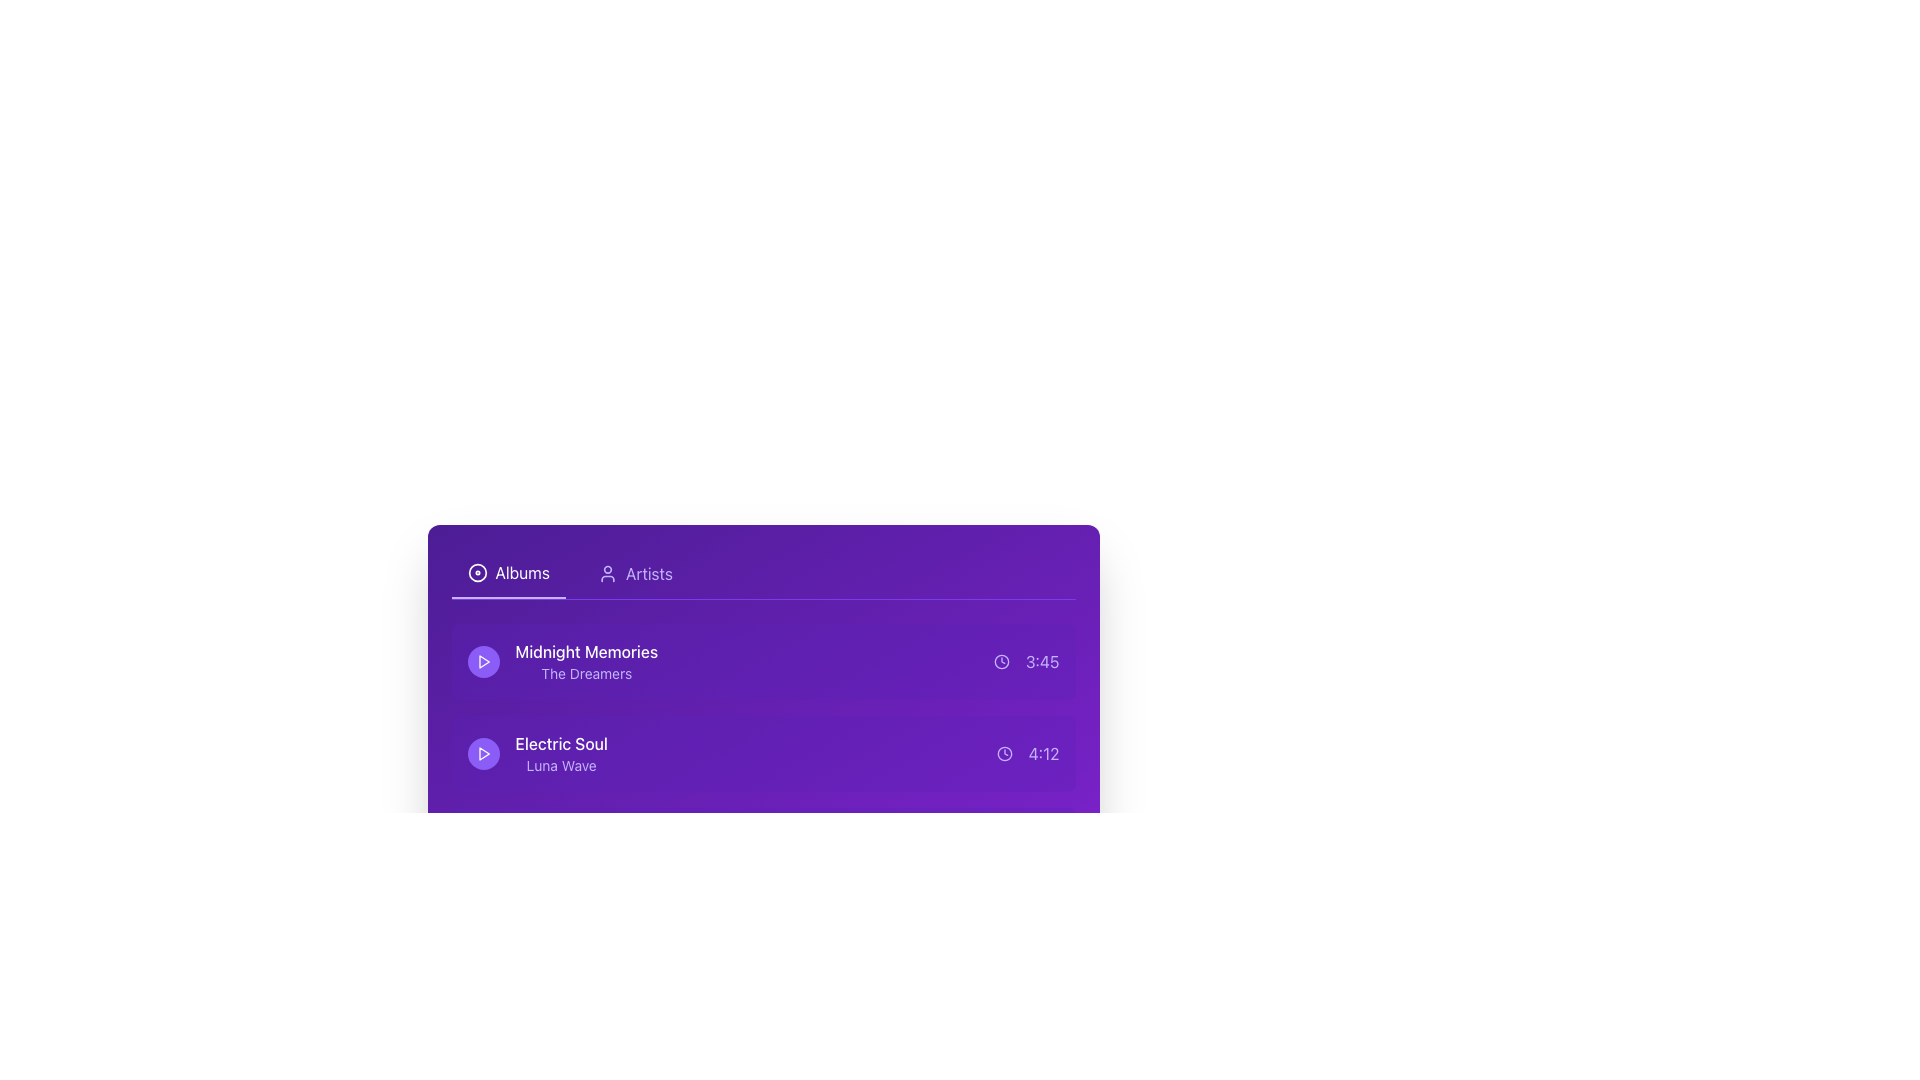 The width and height of the screenshot is (1920, 1080). What do you see at coordinates (762, 574) in the screenshot?
I see `the 'Artists' option in the navigation tab bar` at bounding box center [762, 574].